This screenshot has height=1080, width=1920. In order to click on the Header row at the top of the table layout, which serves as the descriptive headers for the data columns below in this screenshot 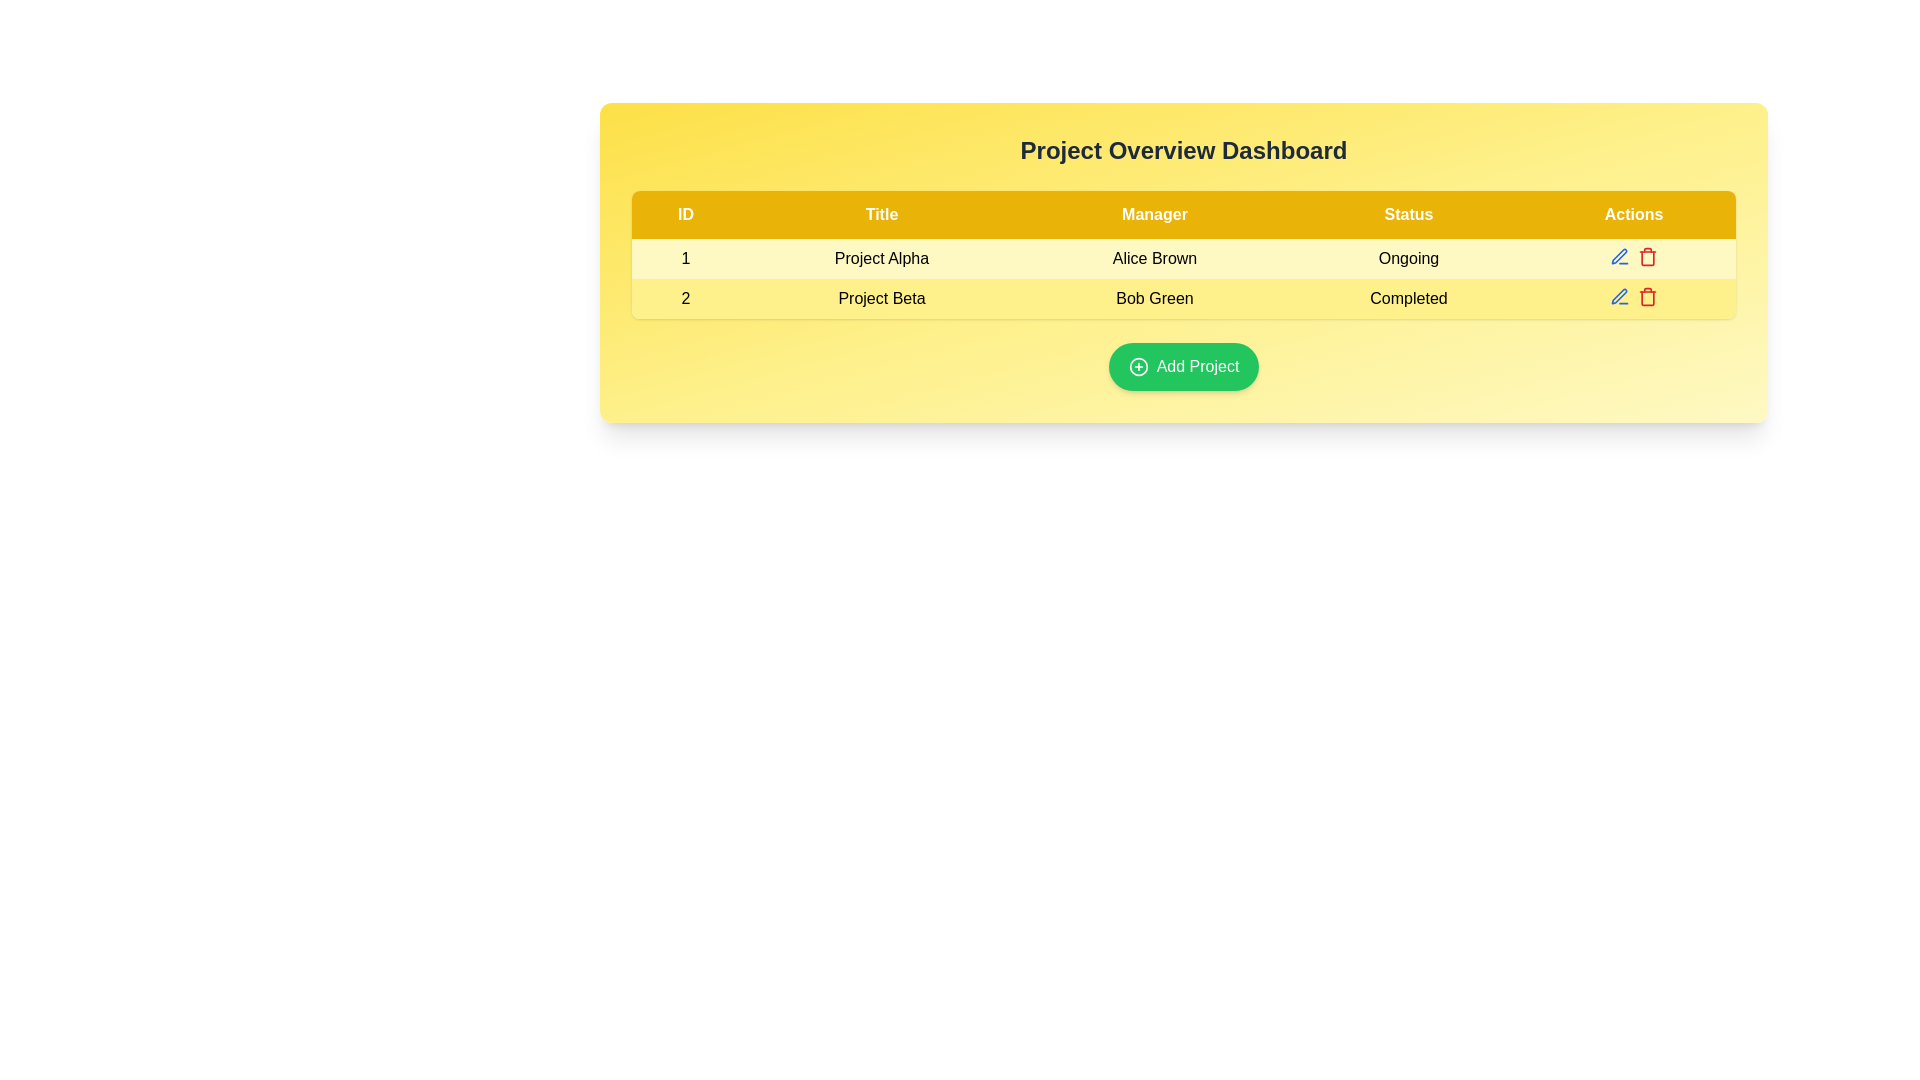, I will do `click(1184, 215)`.